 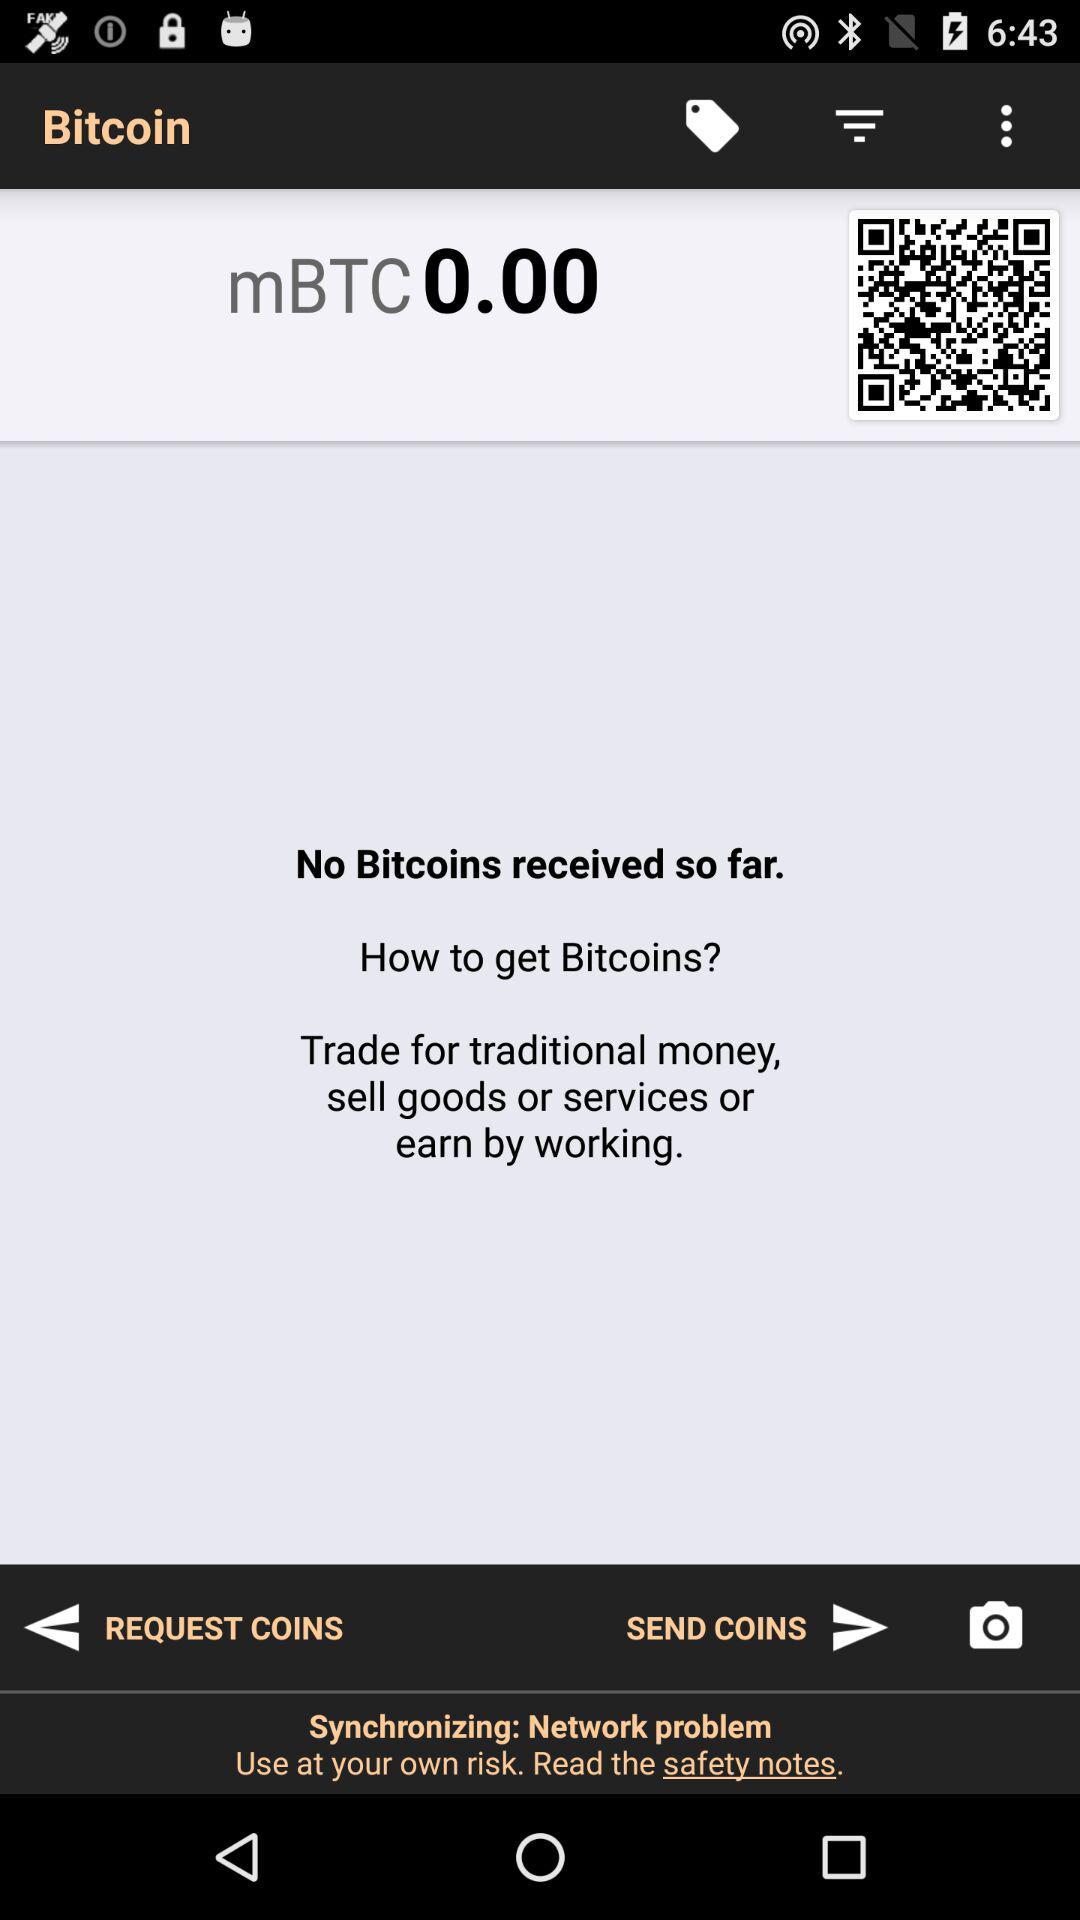 What do you see at coordinates (711, 124) in the screenshot?
I see `the icon next to bitcoin icon` at bounding box center [711, 124].